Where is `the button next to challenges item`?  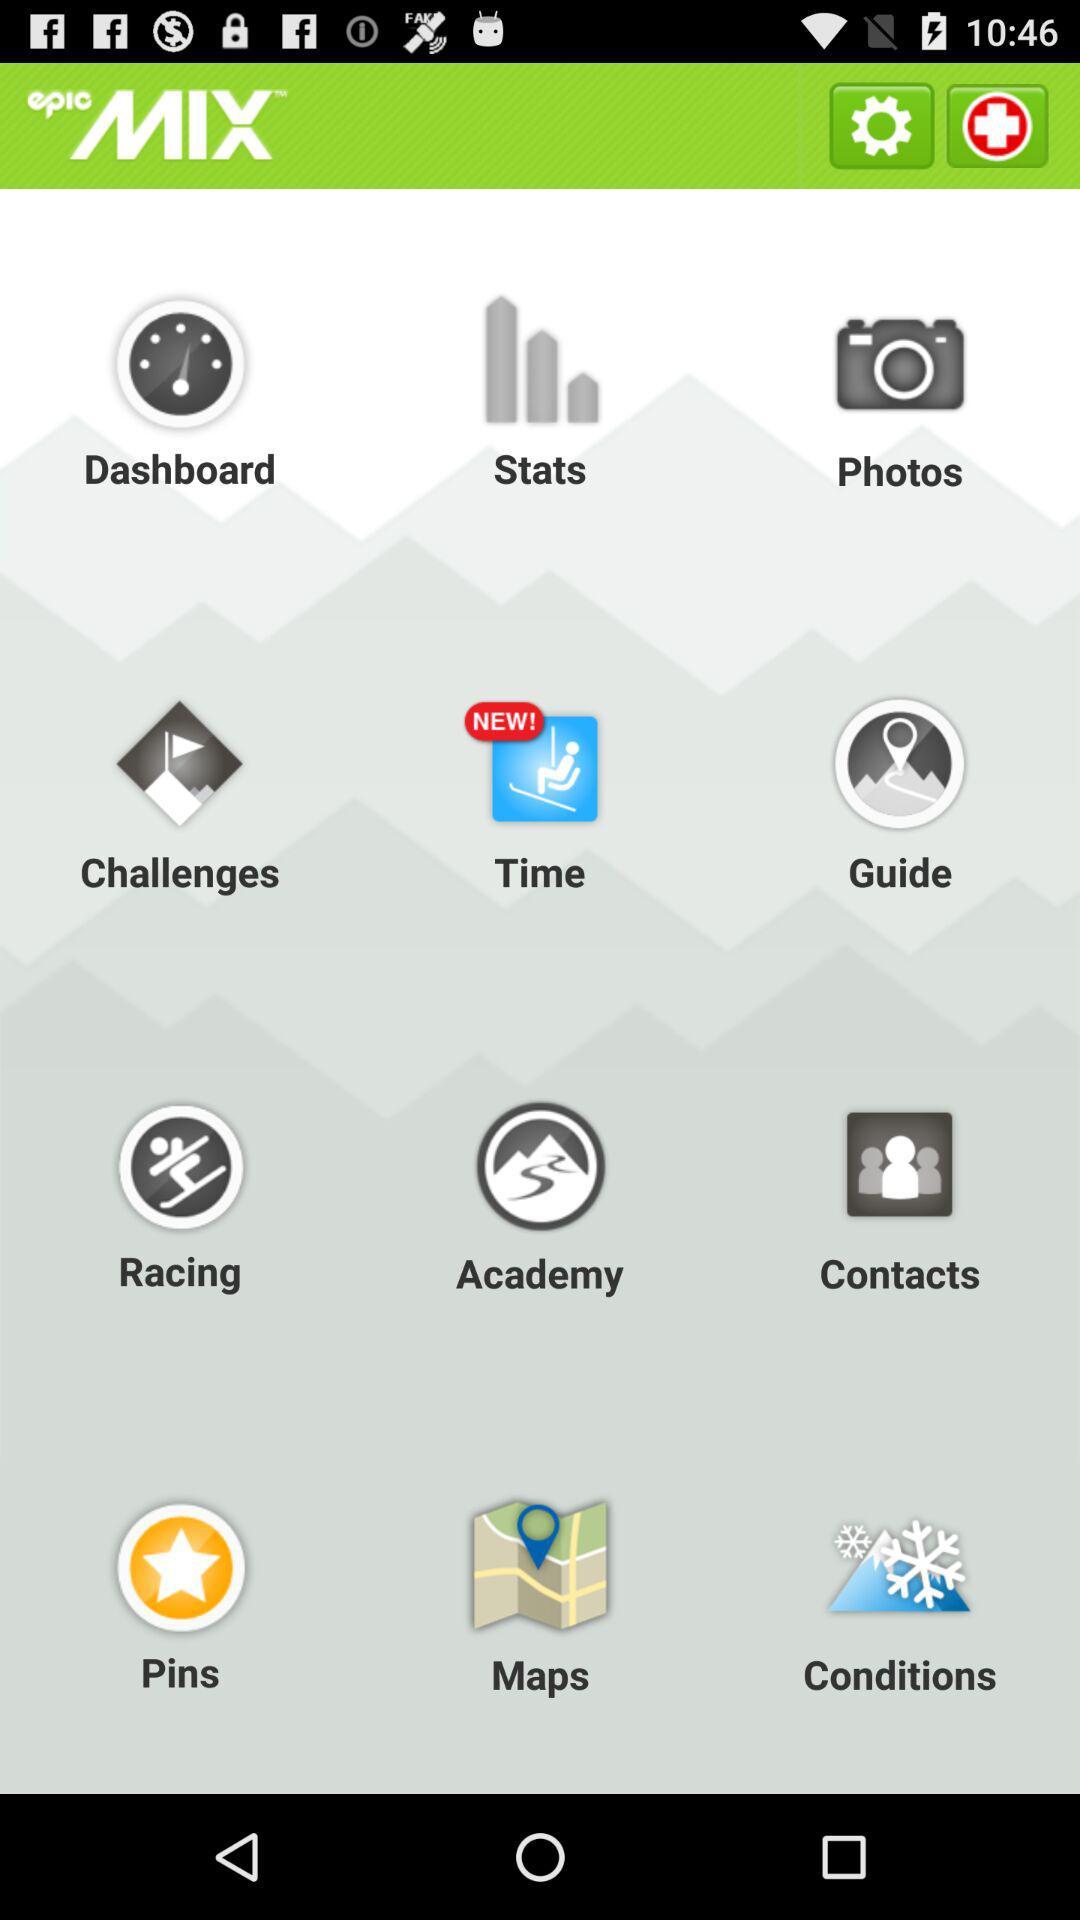
the button next to challenges item is located at coordinates (540, 789).